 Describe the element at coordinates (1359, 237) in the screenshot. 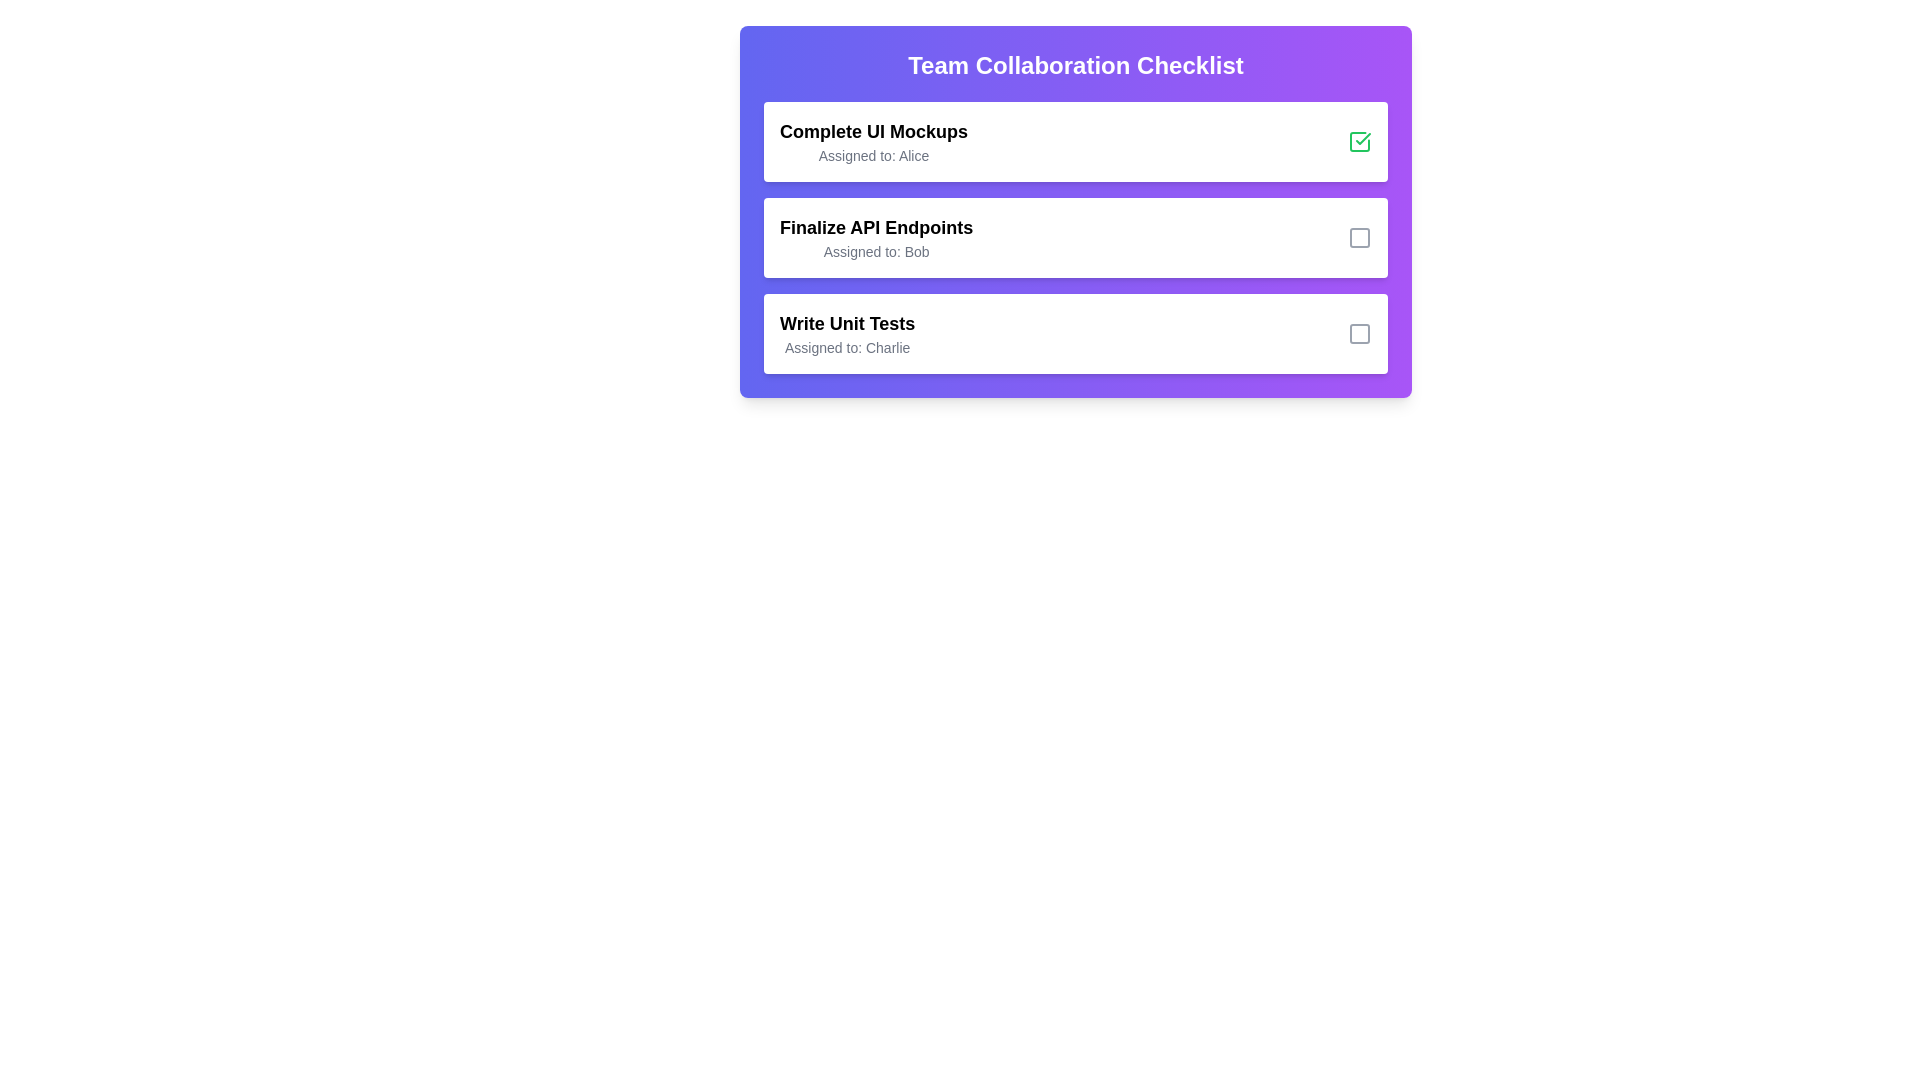

I see `the small square icon with rounded corners located inside the second item of a vertically stacked list, positioned to the far right of the item's title text` at that location.